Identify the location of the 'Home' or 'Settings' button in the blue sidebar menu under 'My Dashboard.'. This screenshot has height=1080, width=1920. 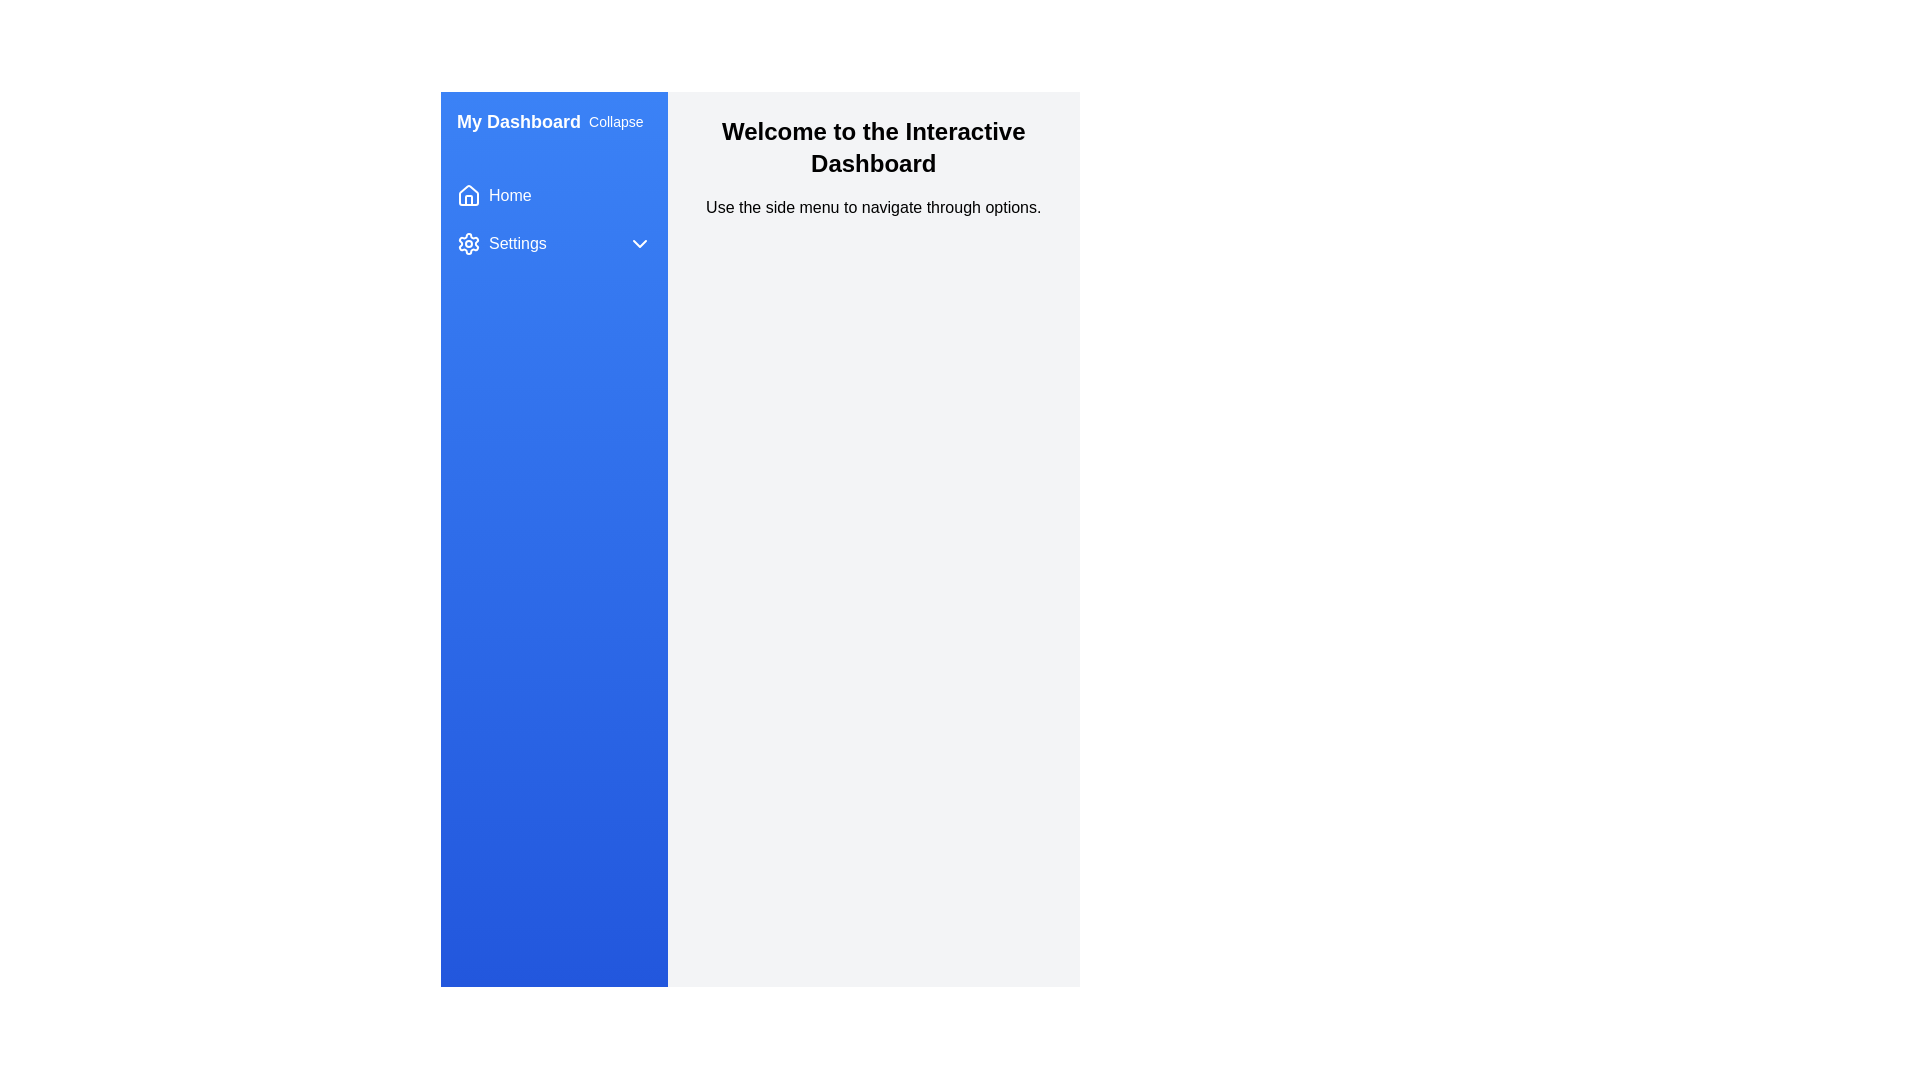
(554, 219).